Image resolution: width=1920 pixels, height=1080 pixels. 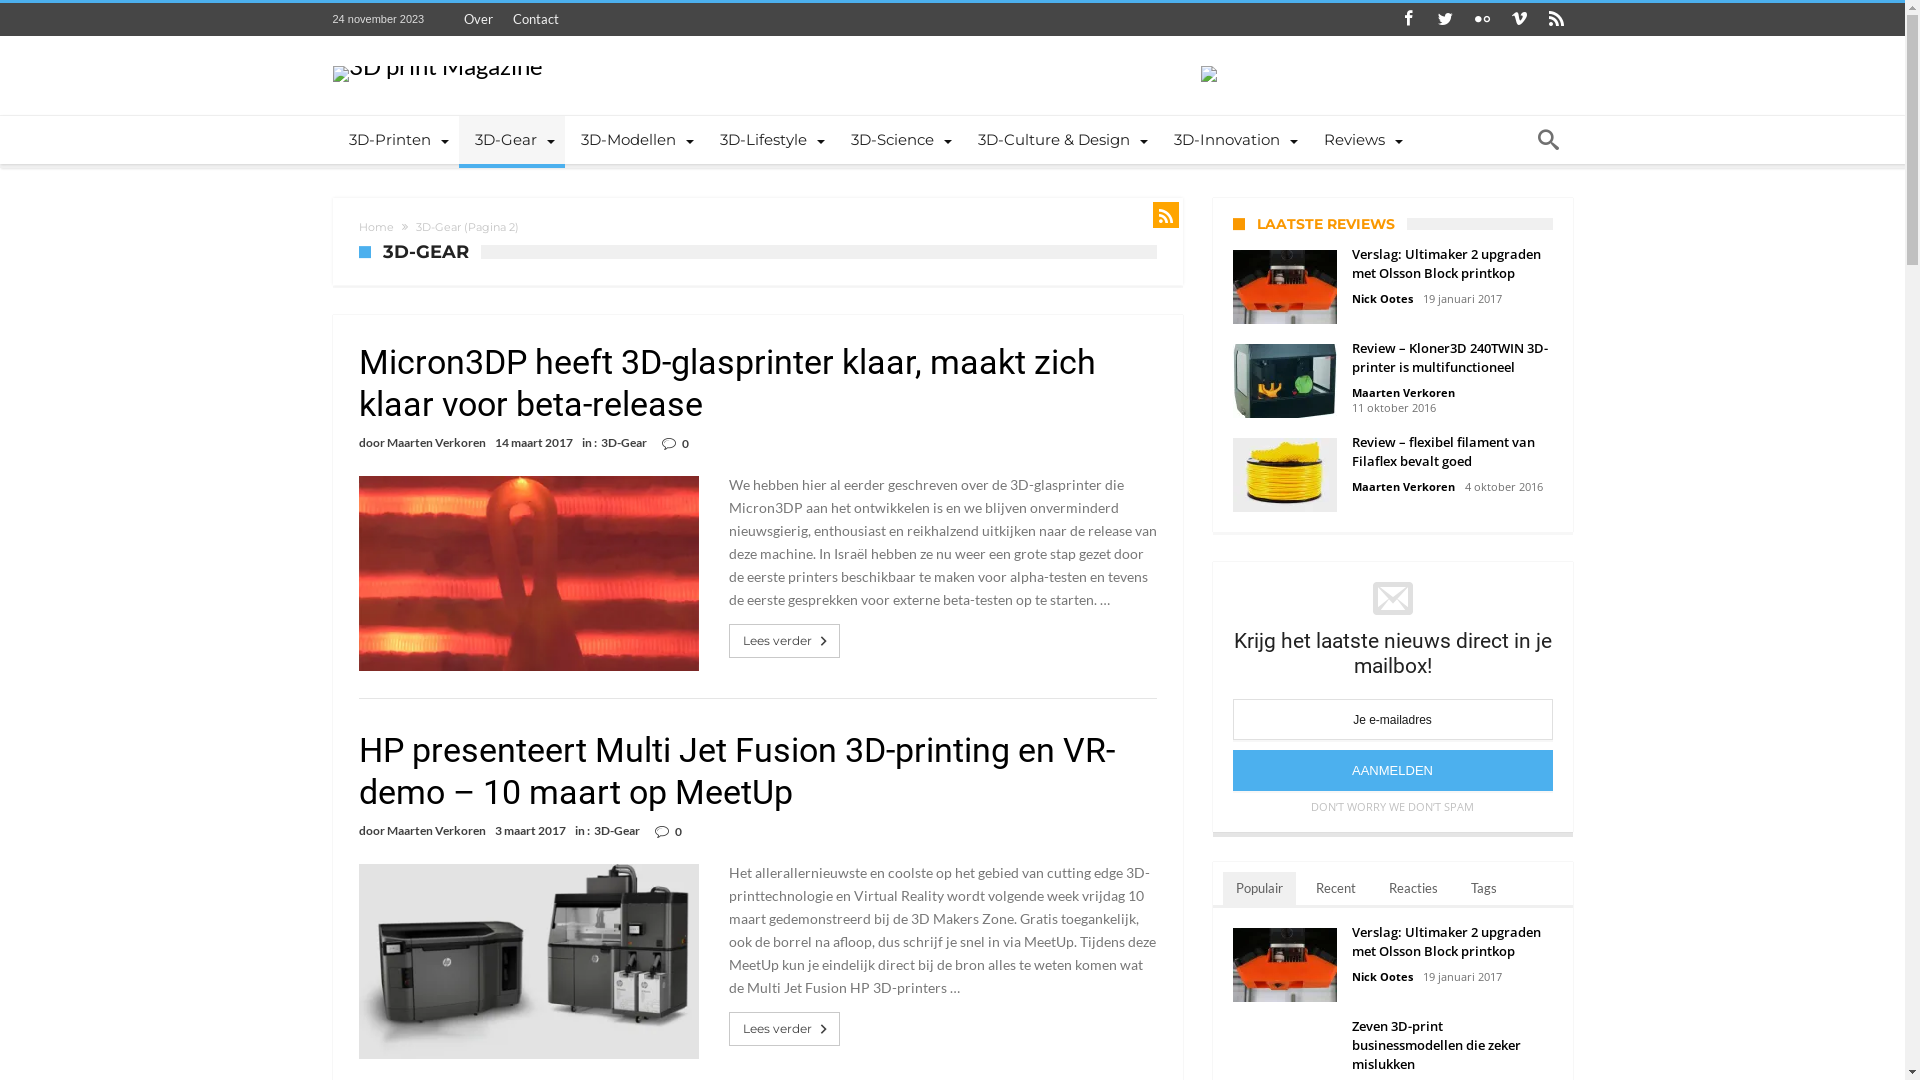 I want to click on 'Facebook', so click(x=1406, y=19).